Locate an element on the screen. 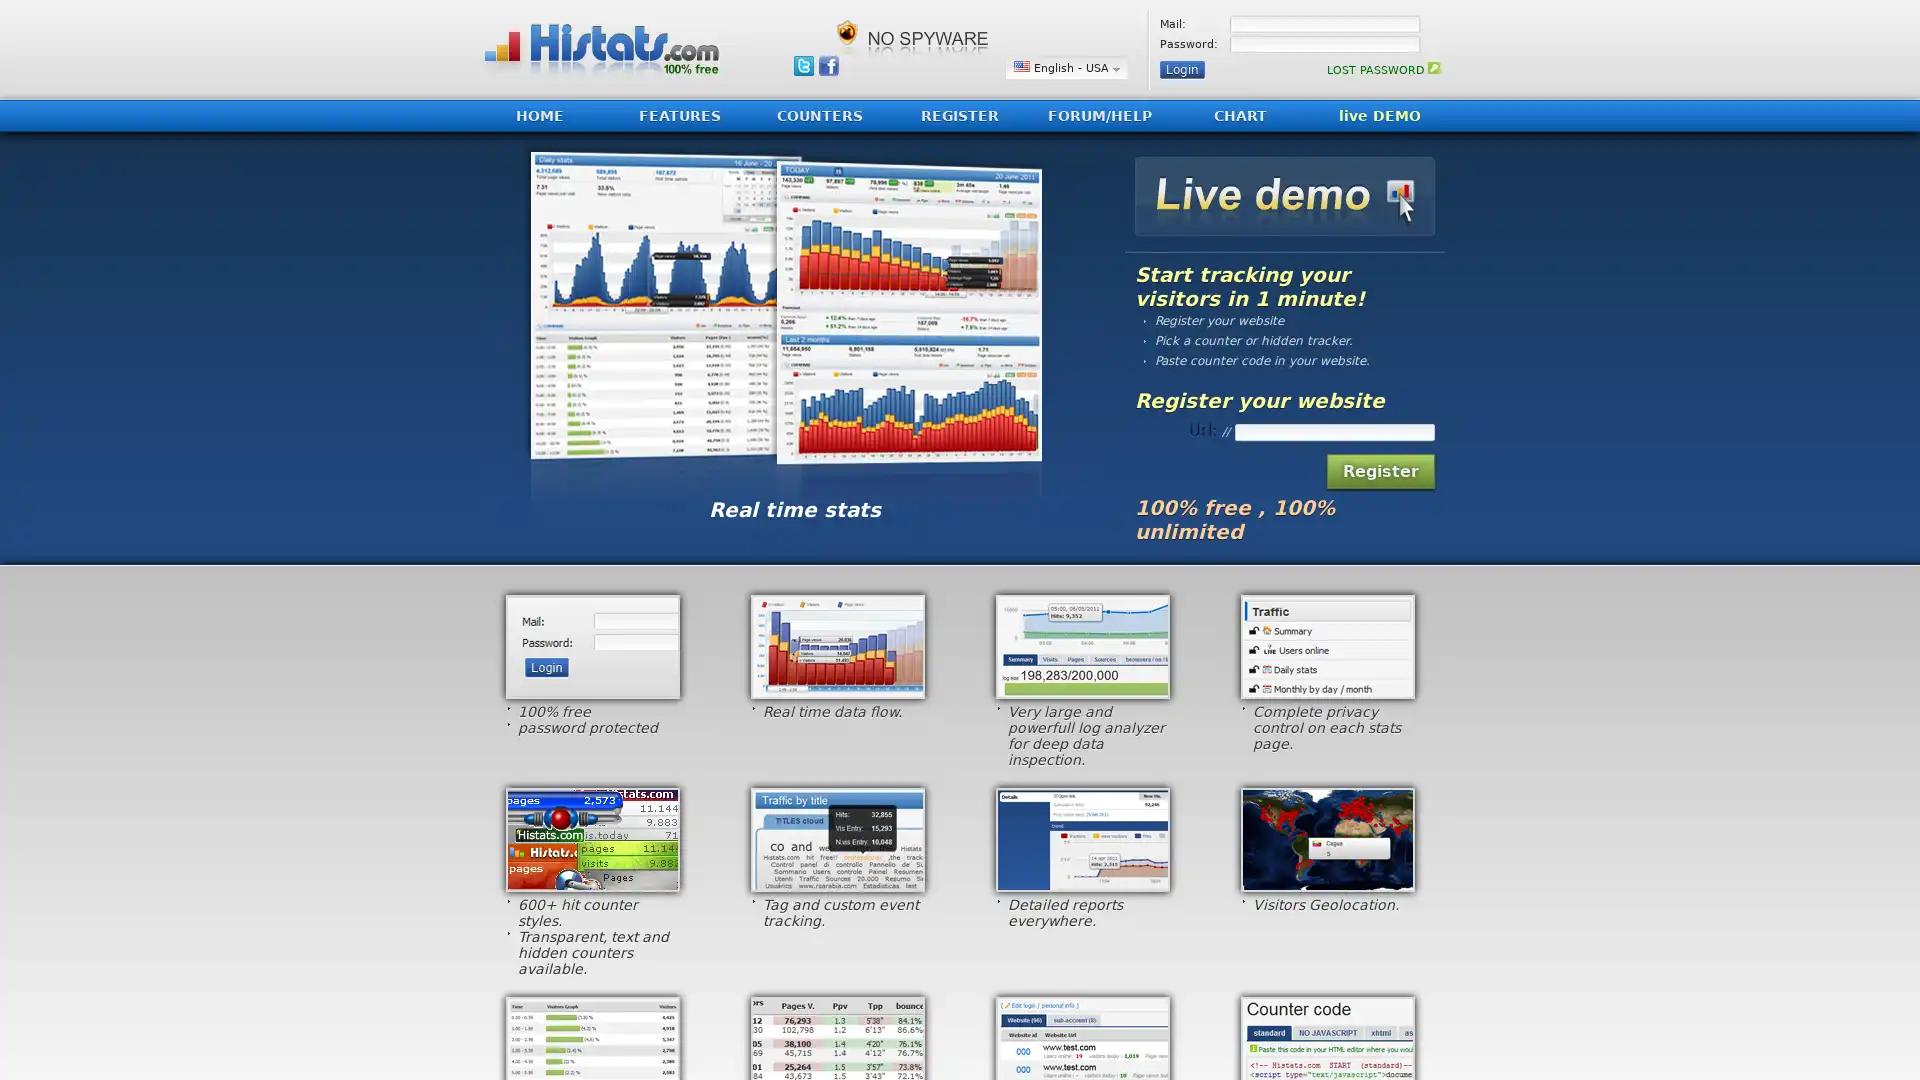 This screenshot has height=1080, width=1920. Login is located at coordinates (1182, 68).